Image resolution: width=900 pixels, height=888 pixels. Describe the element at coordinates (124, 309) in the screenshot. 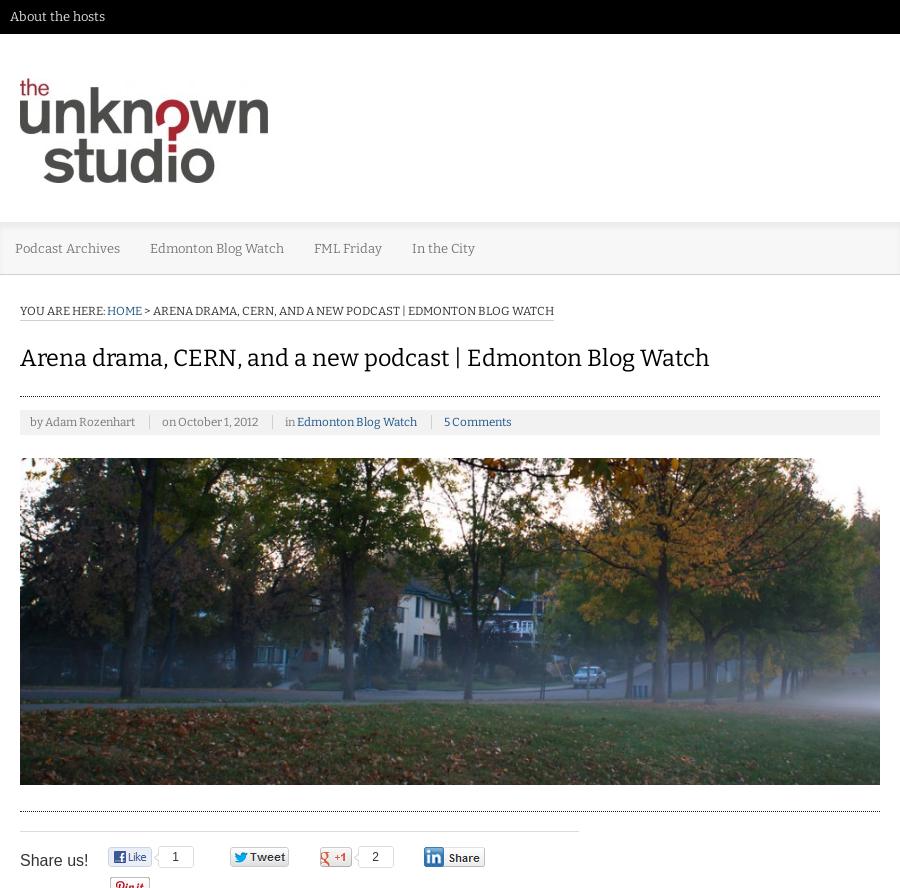

I see `'Home'` at that location.